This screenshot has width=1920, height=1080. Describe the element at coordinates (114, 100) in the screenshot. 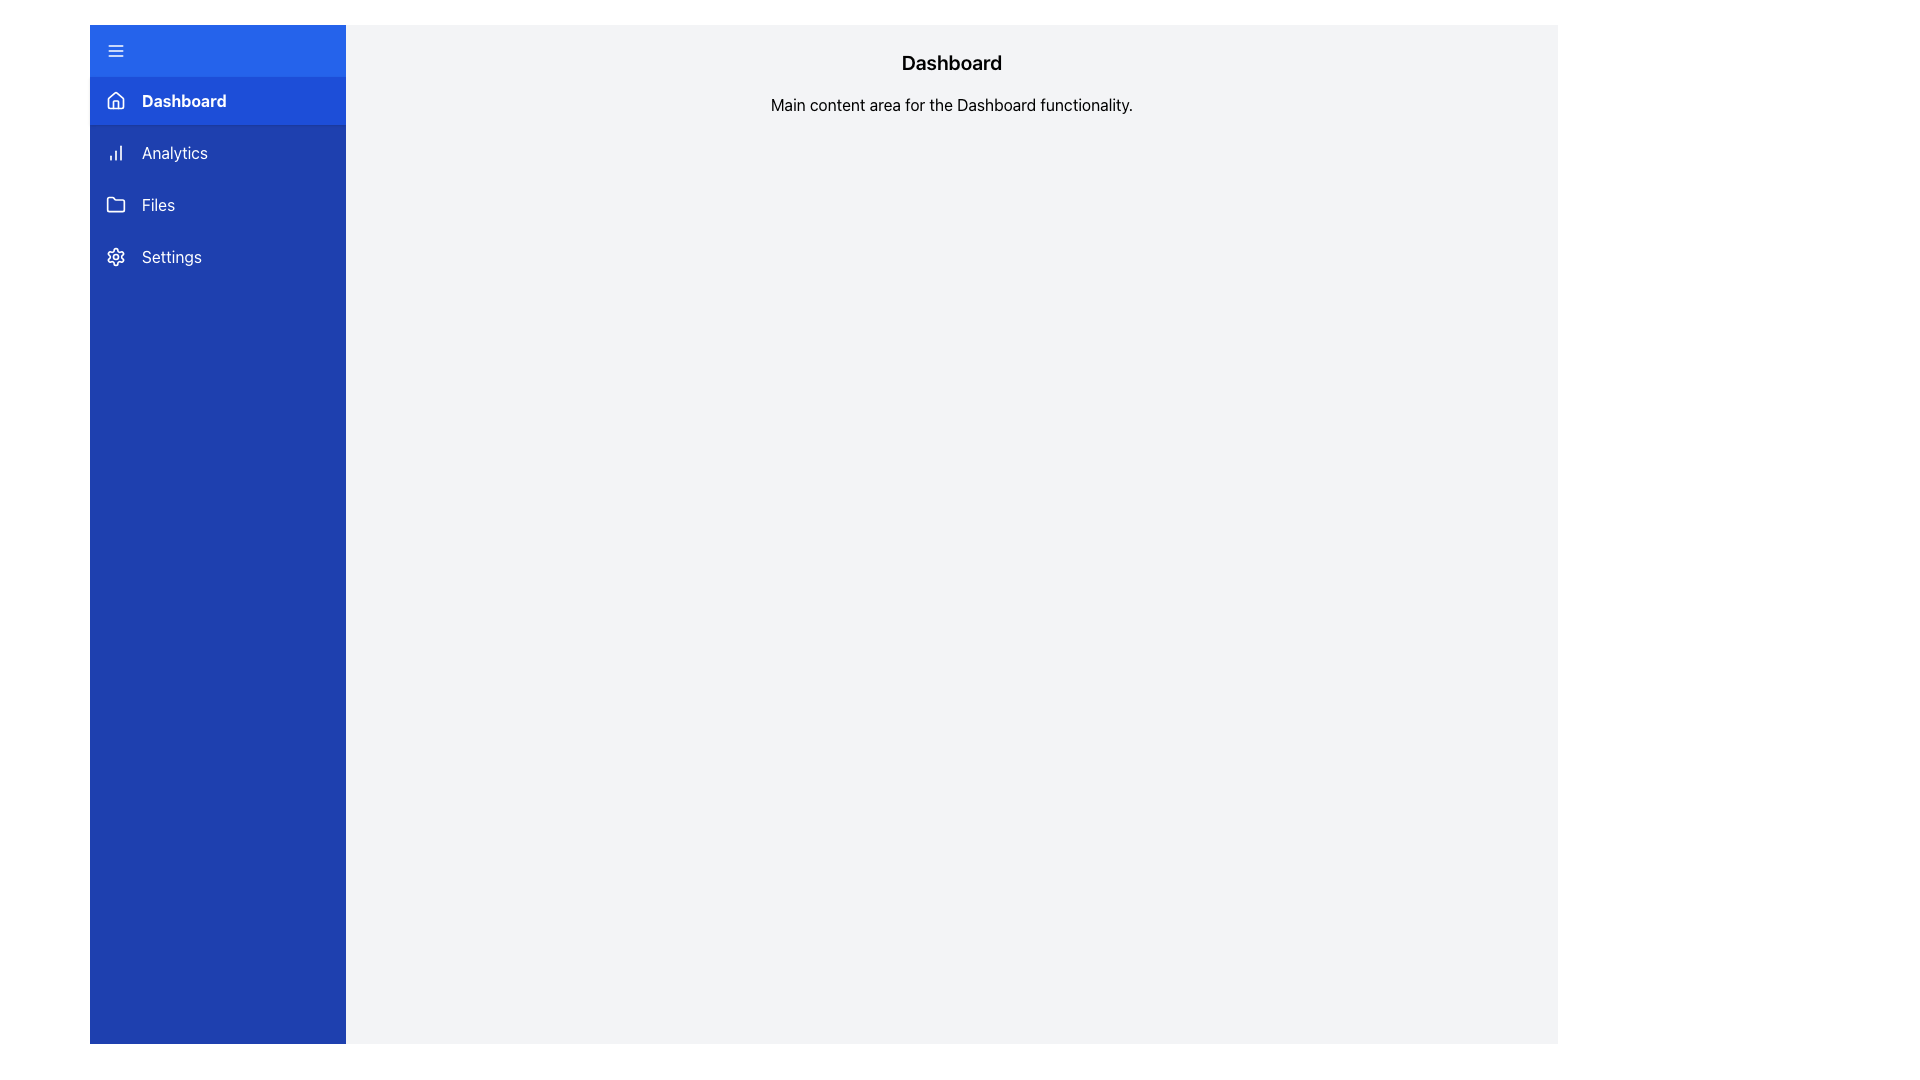

I see `the small house icon in the blue sidebar menu` at that location.